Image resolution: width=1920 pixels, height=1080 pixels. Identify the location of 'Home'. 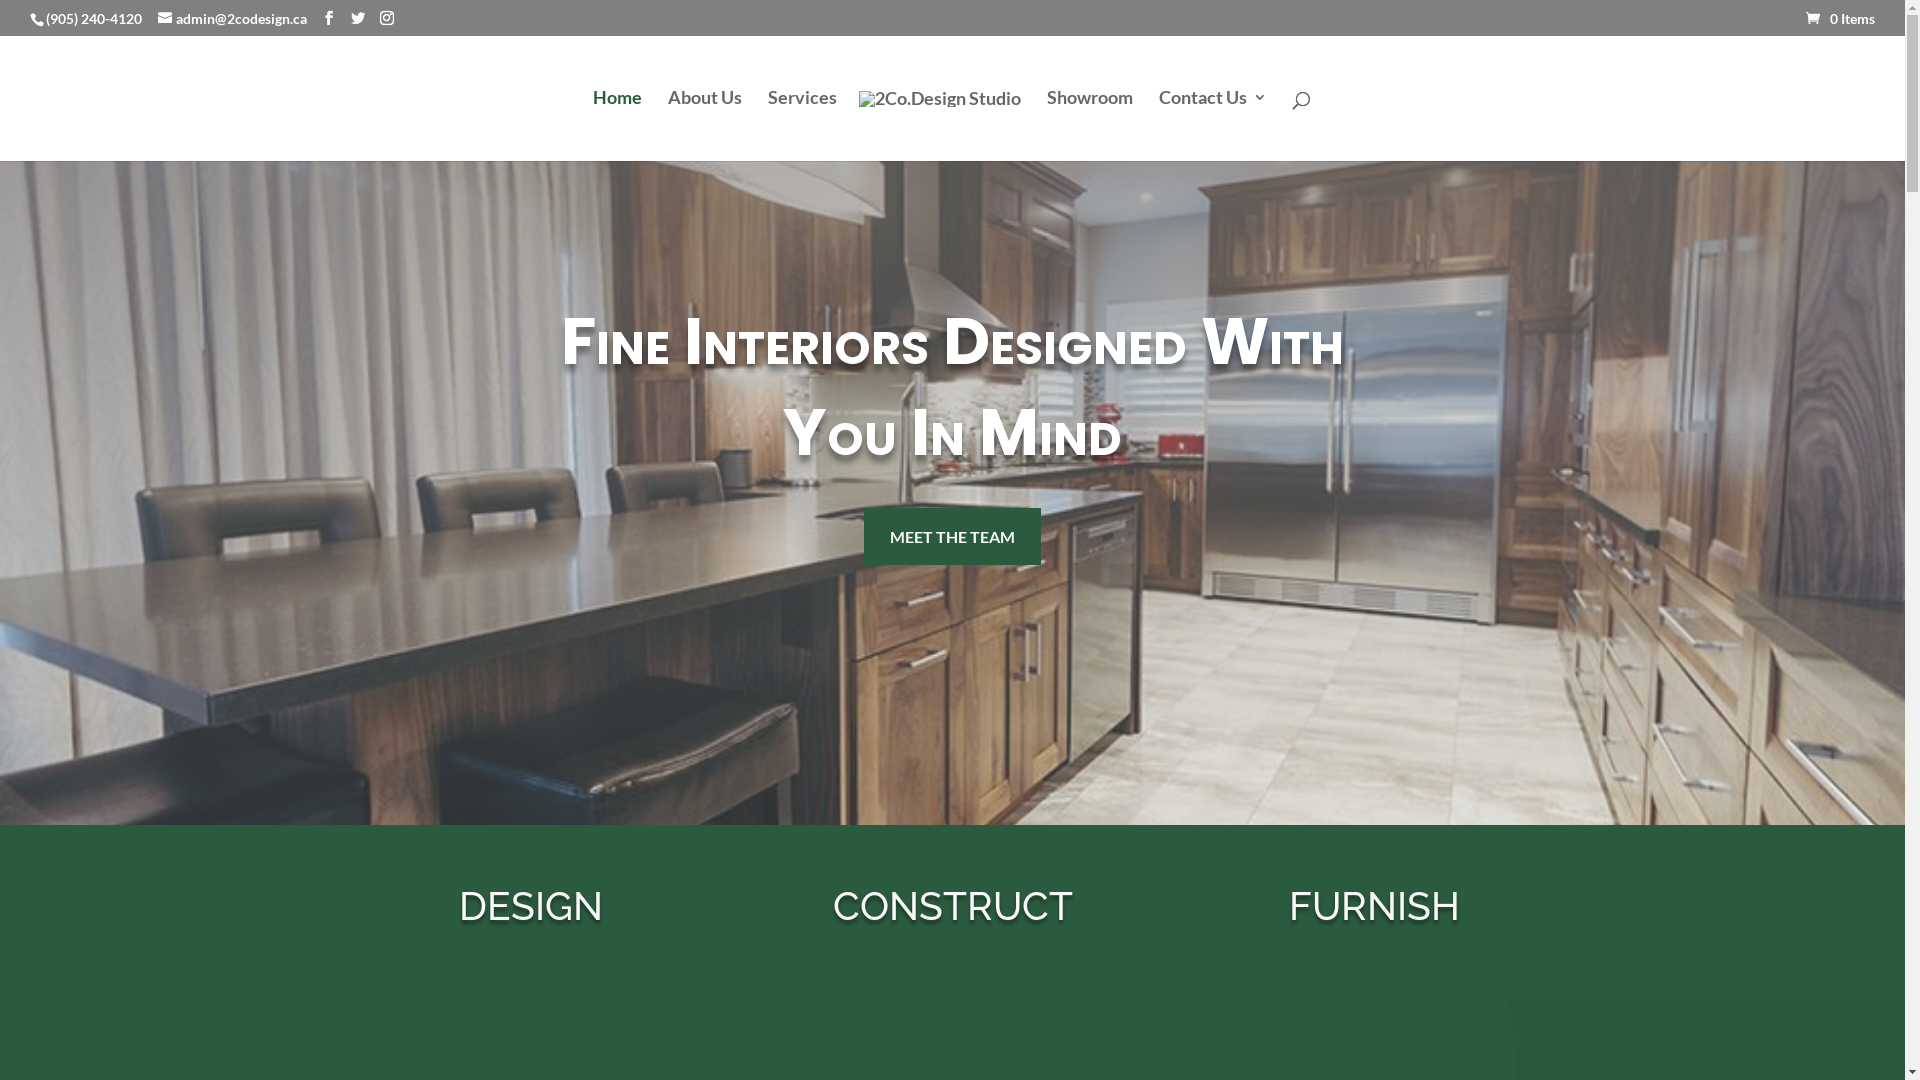
(615, 122).